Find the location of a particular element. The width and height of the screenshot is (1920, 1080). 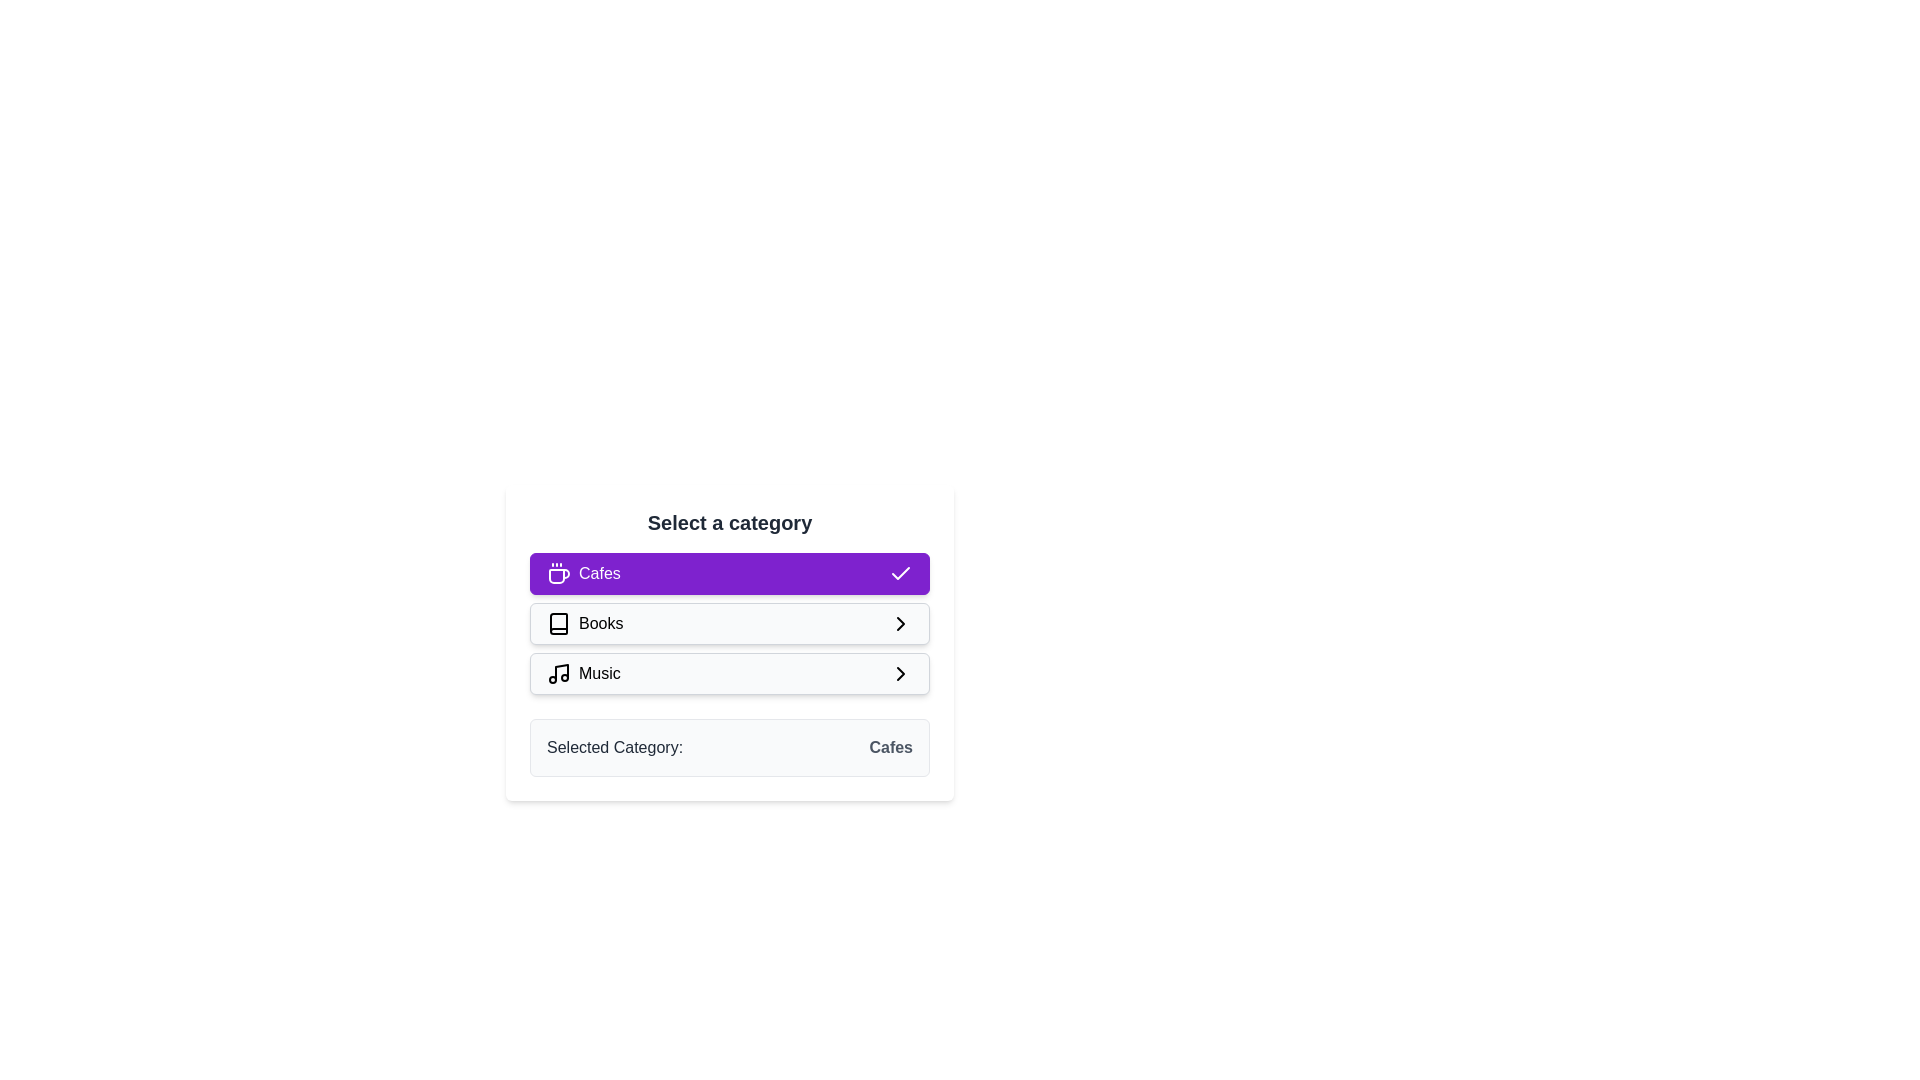

the selected state icon of the 'Cafes' button, which is positioned on the far-right side and aligns with the purple background is located at coordinates (900, 574).